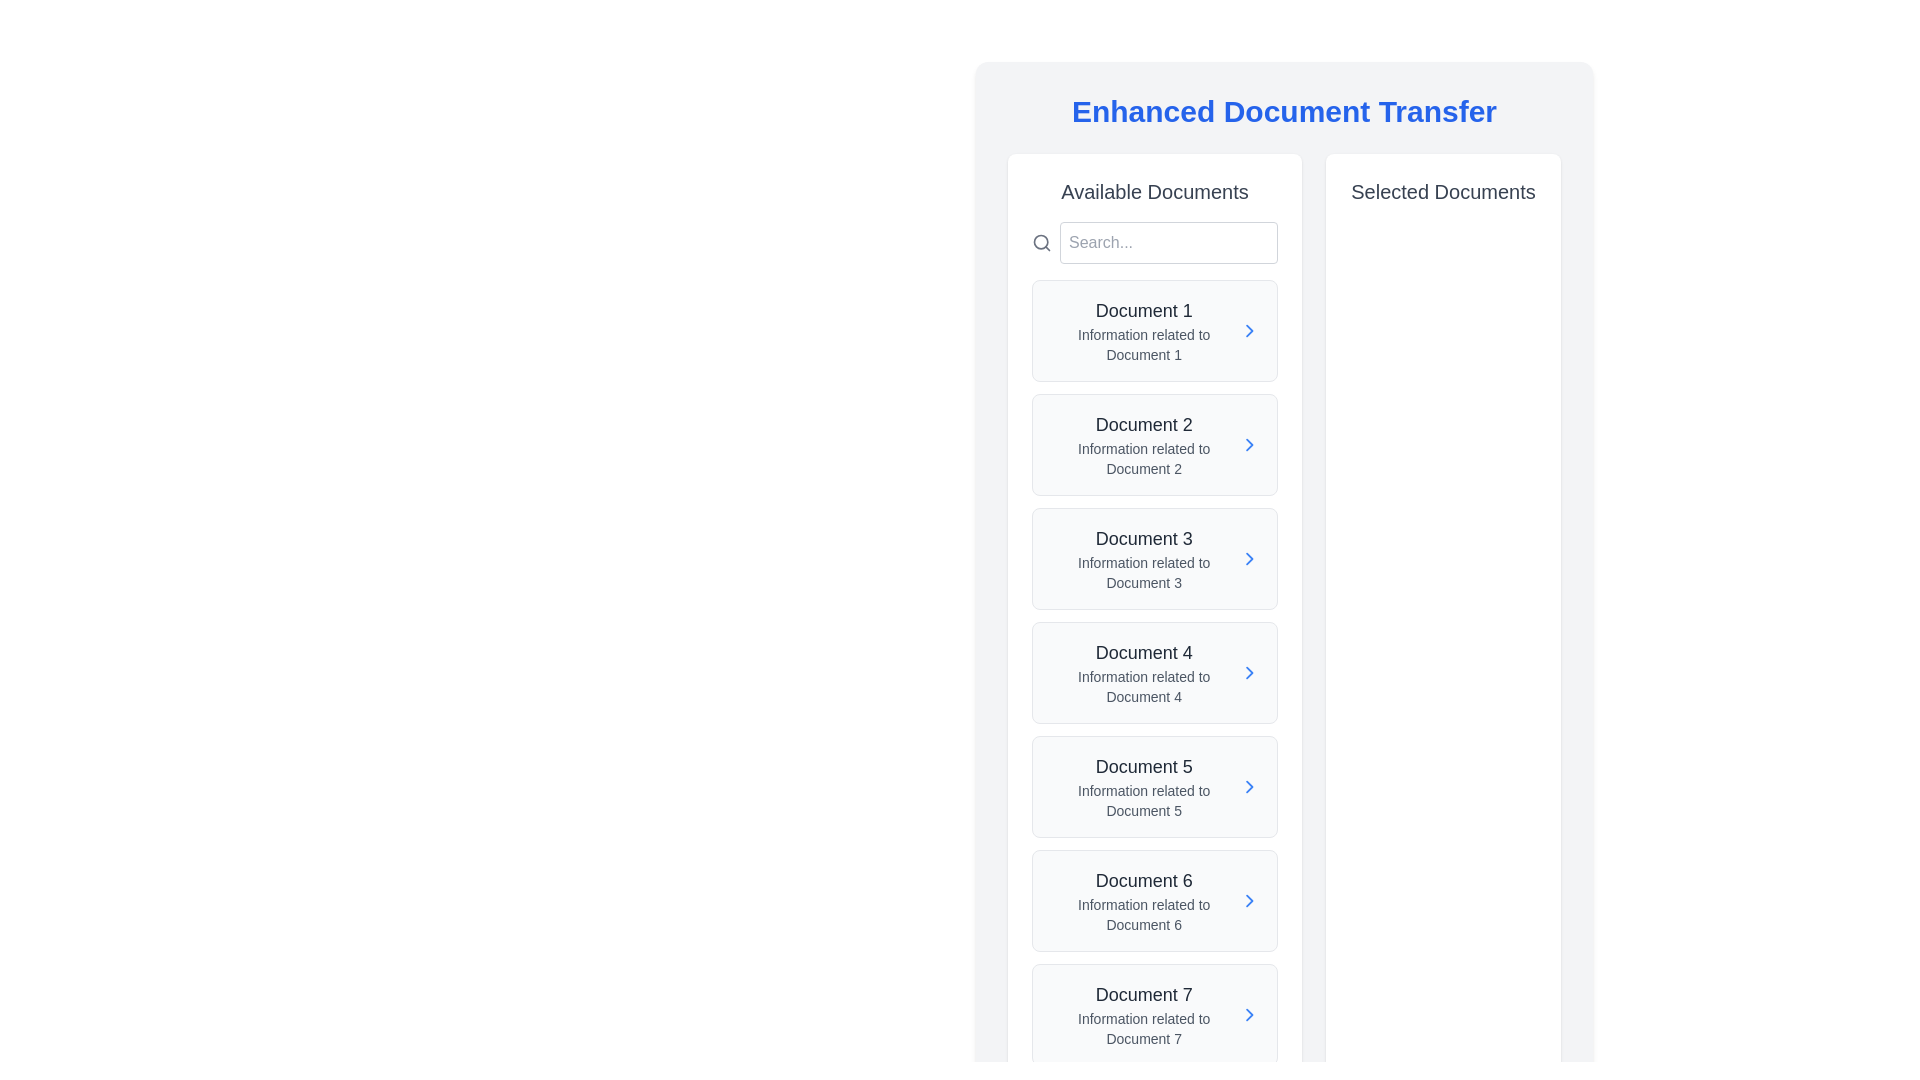 The image size is (1920, 1080). I want to click on the List Item representing 'Document 3' located under 'Available Documents' on the left side of the interface, so click(1155, 559).